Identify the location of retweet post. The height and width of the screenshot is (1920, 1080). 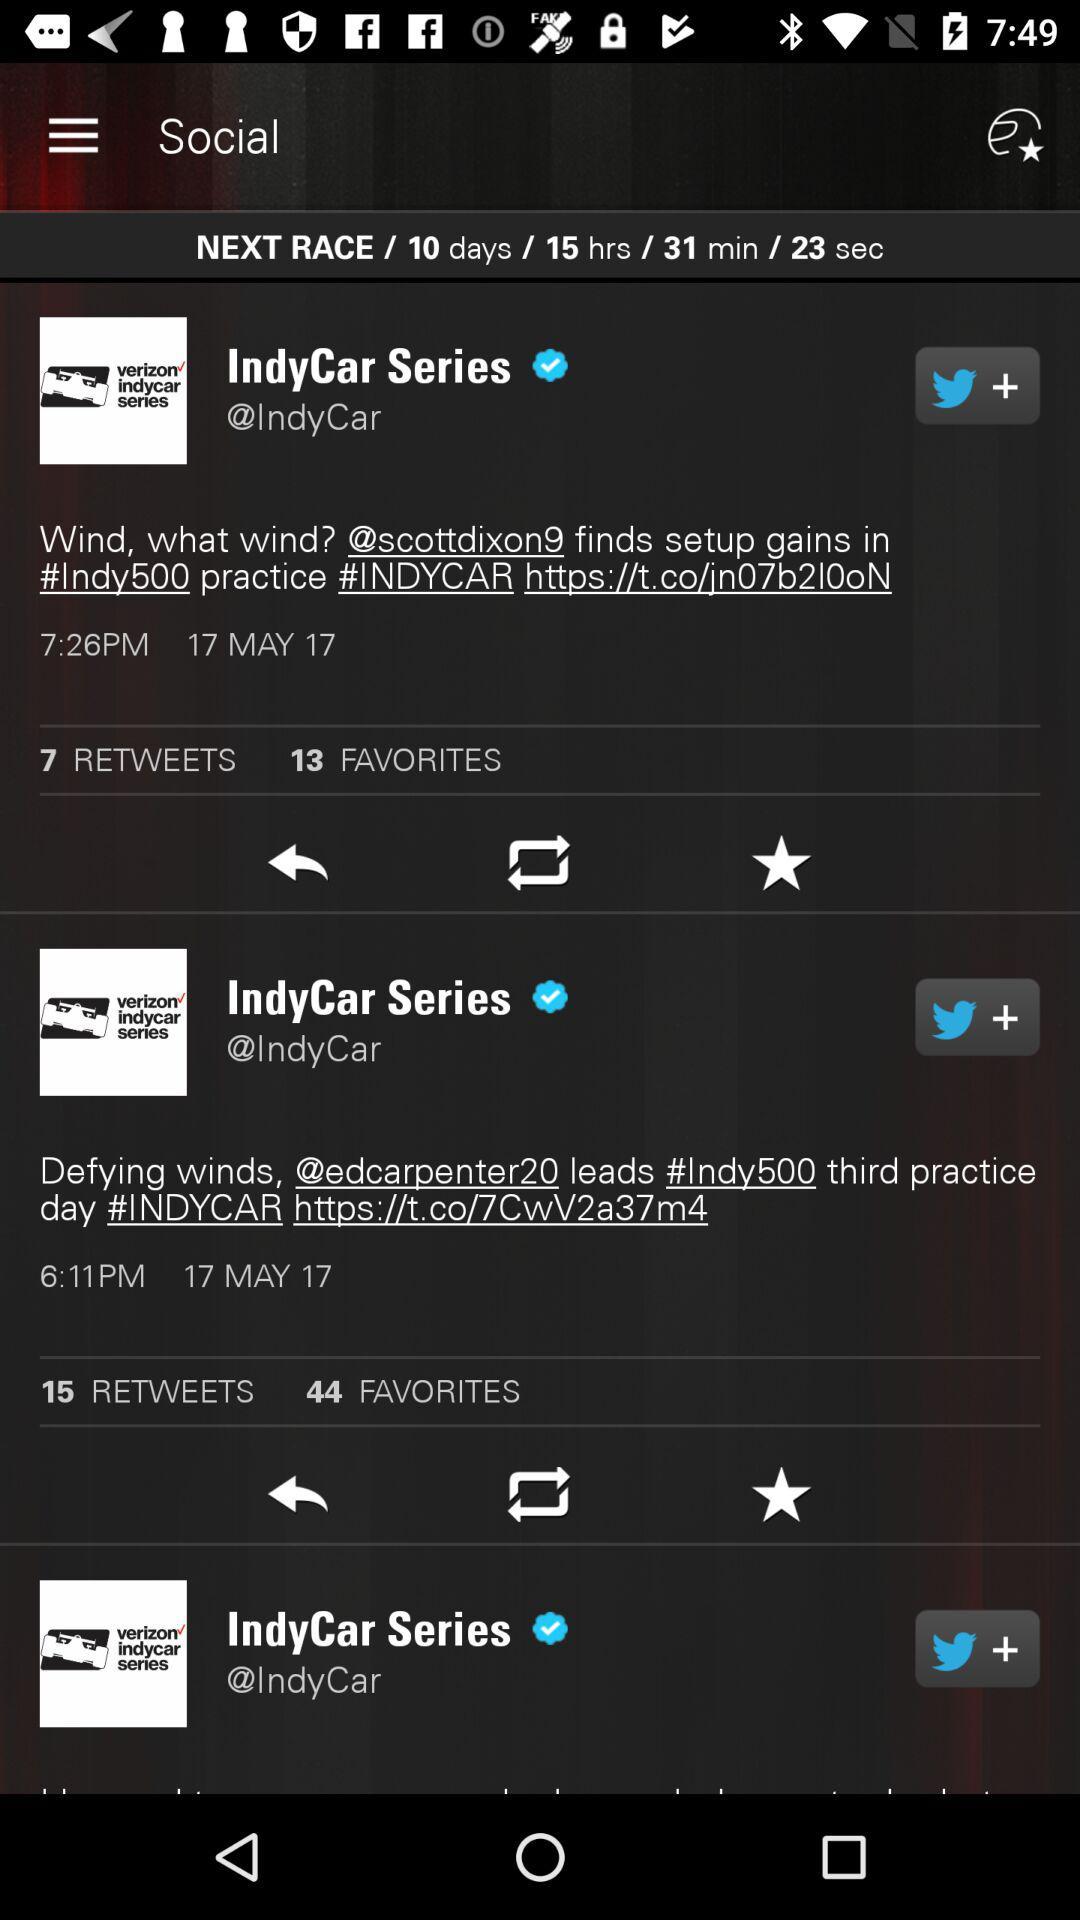
(538, 1500).